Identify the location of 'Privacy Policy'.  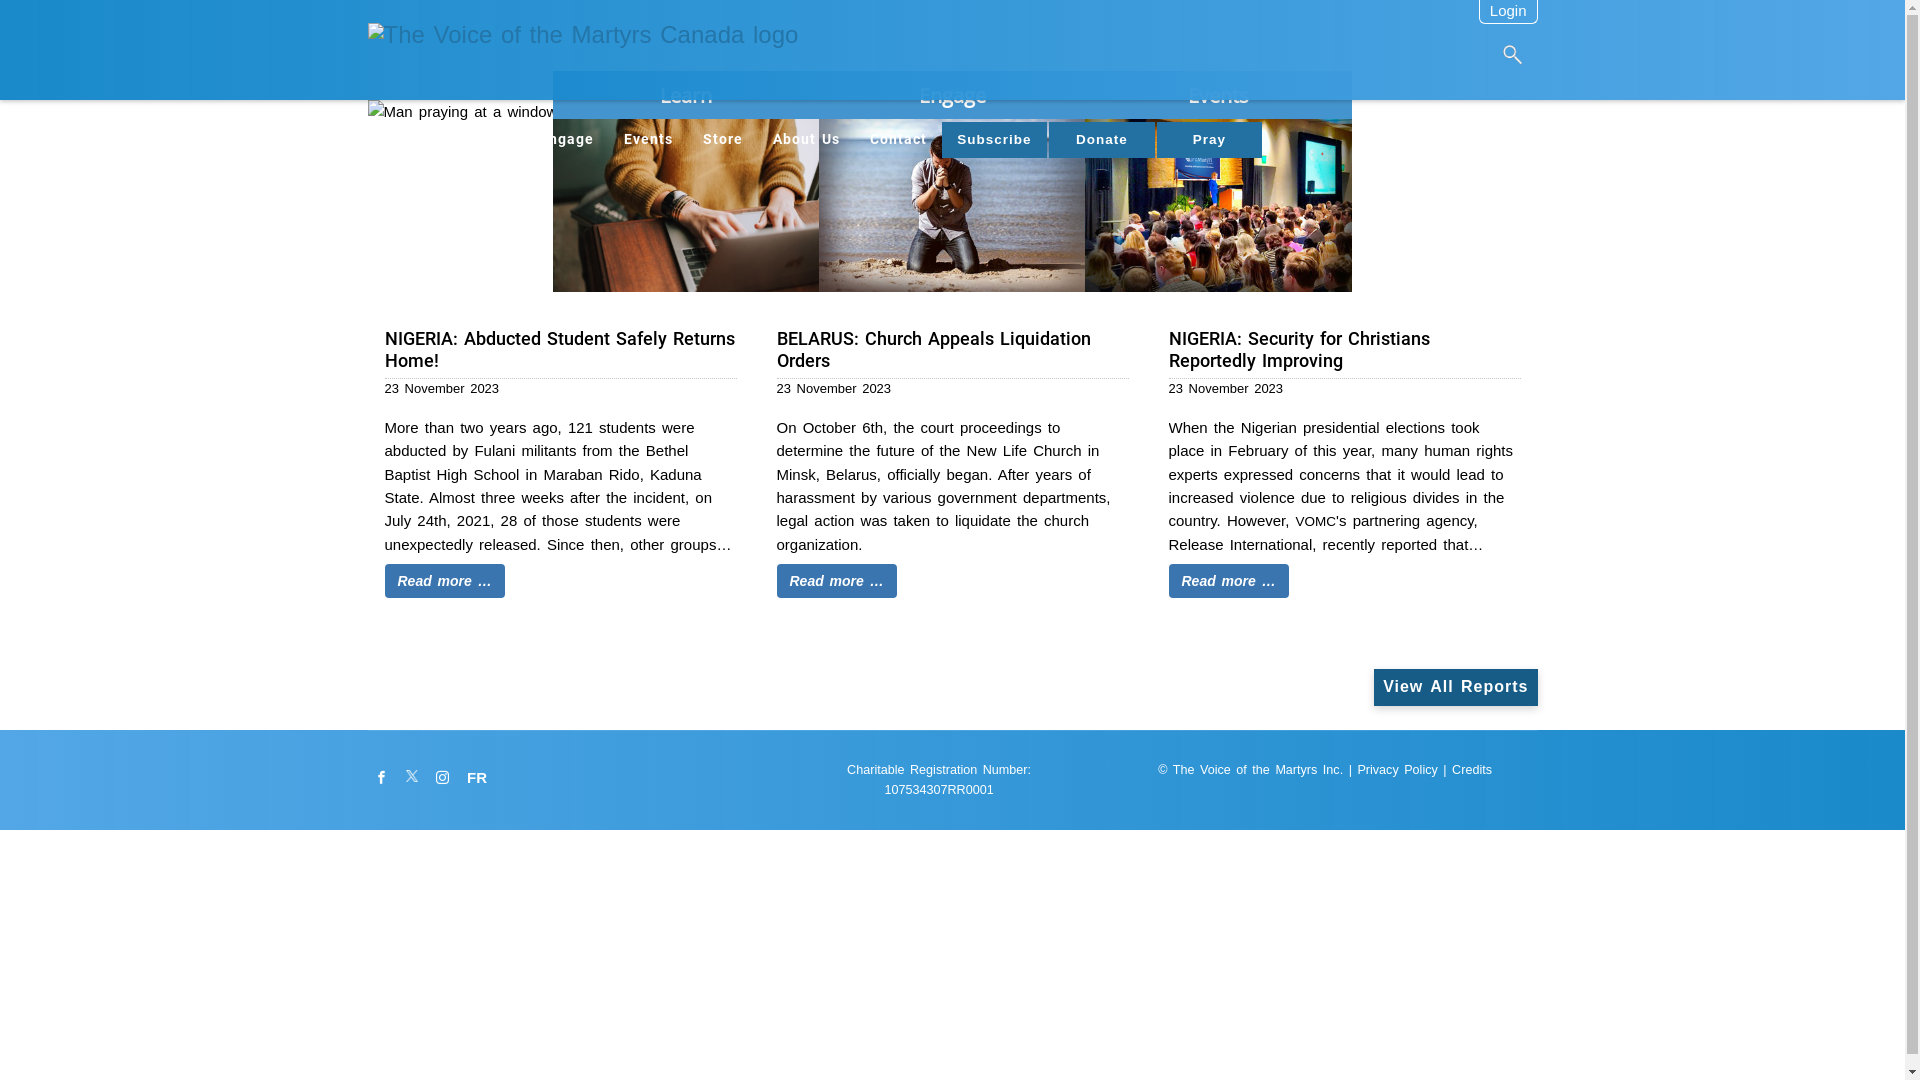
(1395, 769).